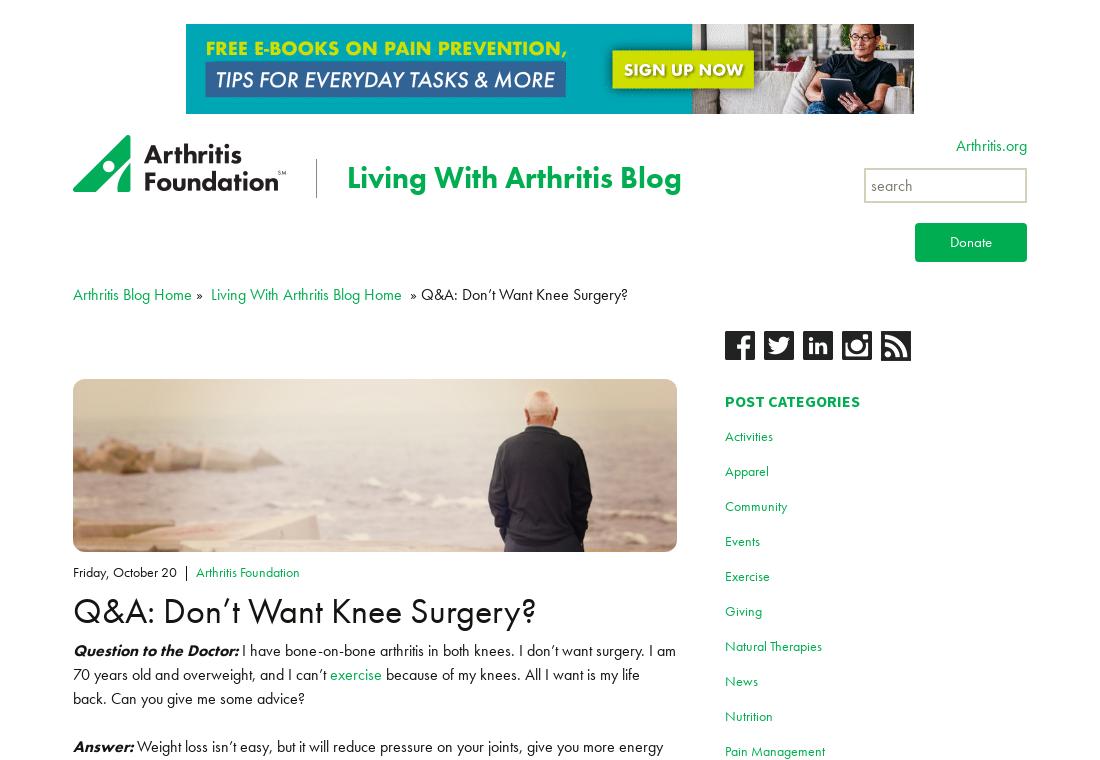 The width and height of the screenshot is (1100, 760). I want to click on 'Post Categories', so click(791, 399).